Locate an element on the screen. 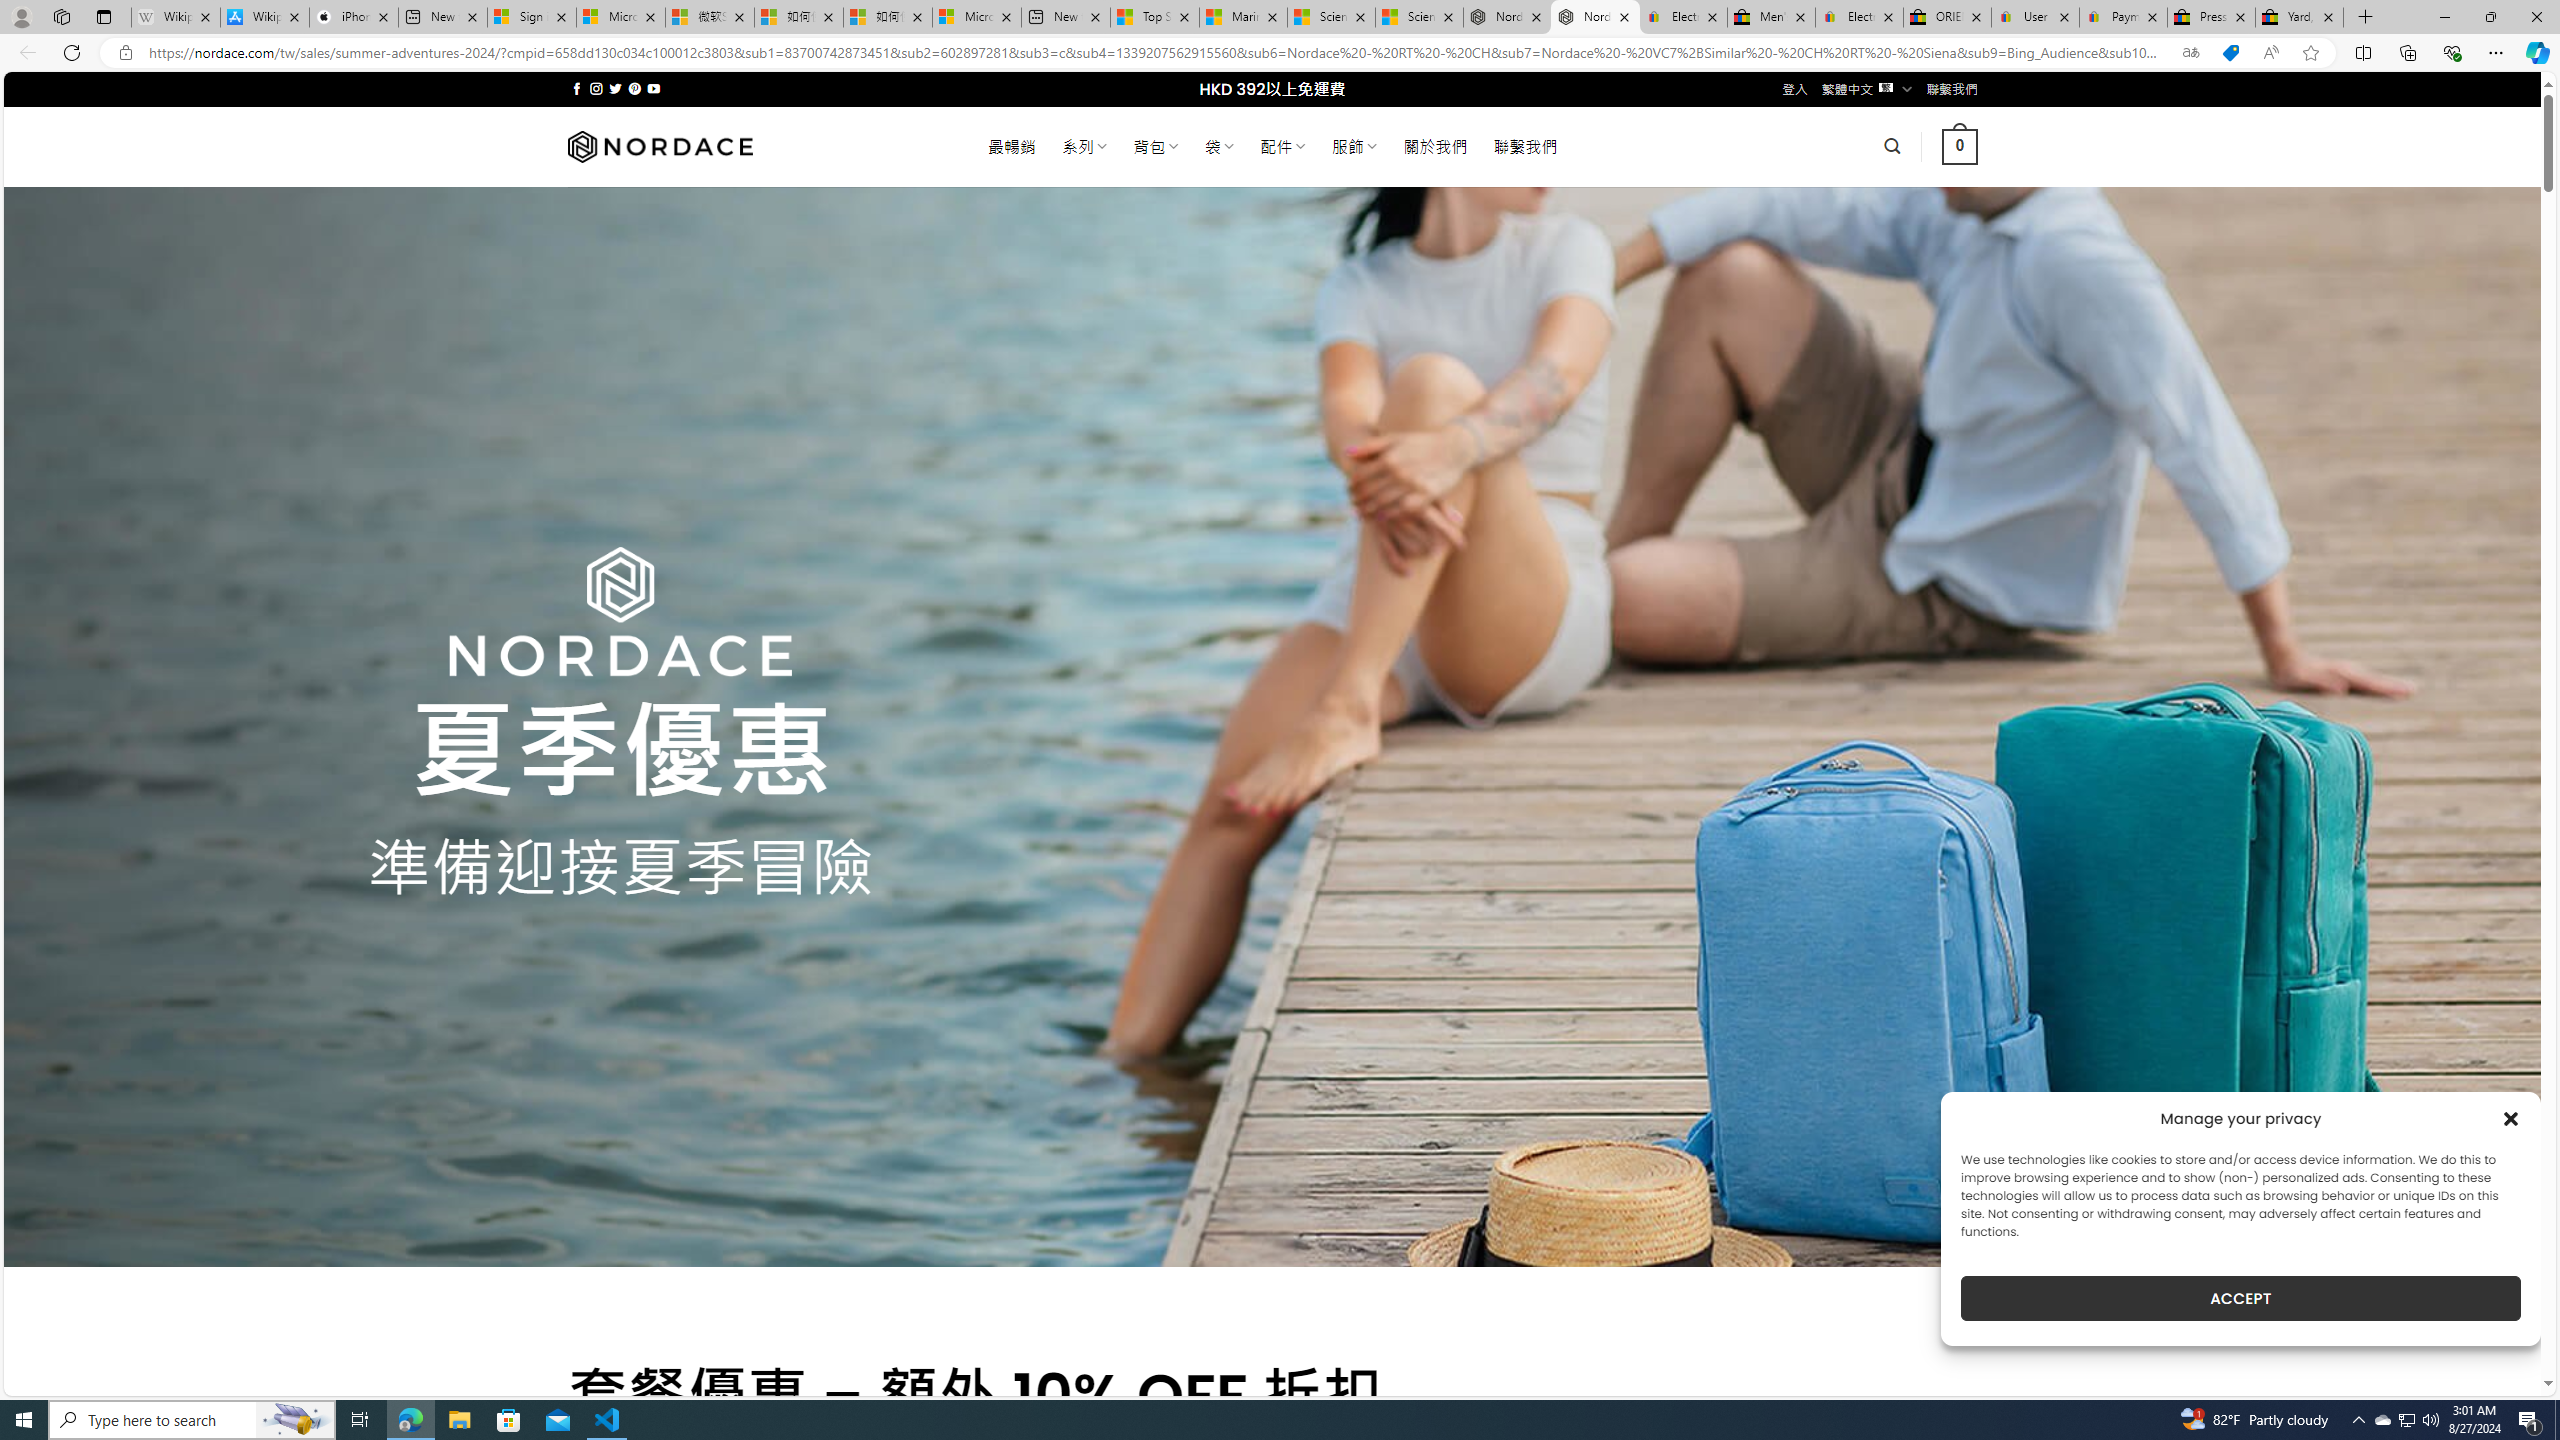  'Class: cmplz-close' is located at coordinates (2511, 1118).